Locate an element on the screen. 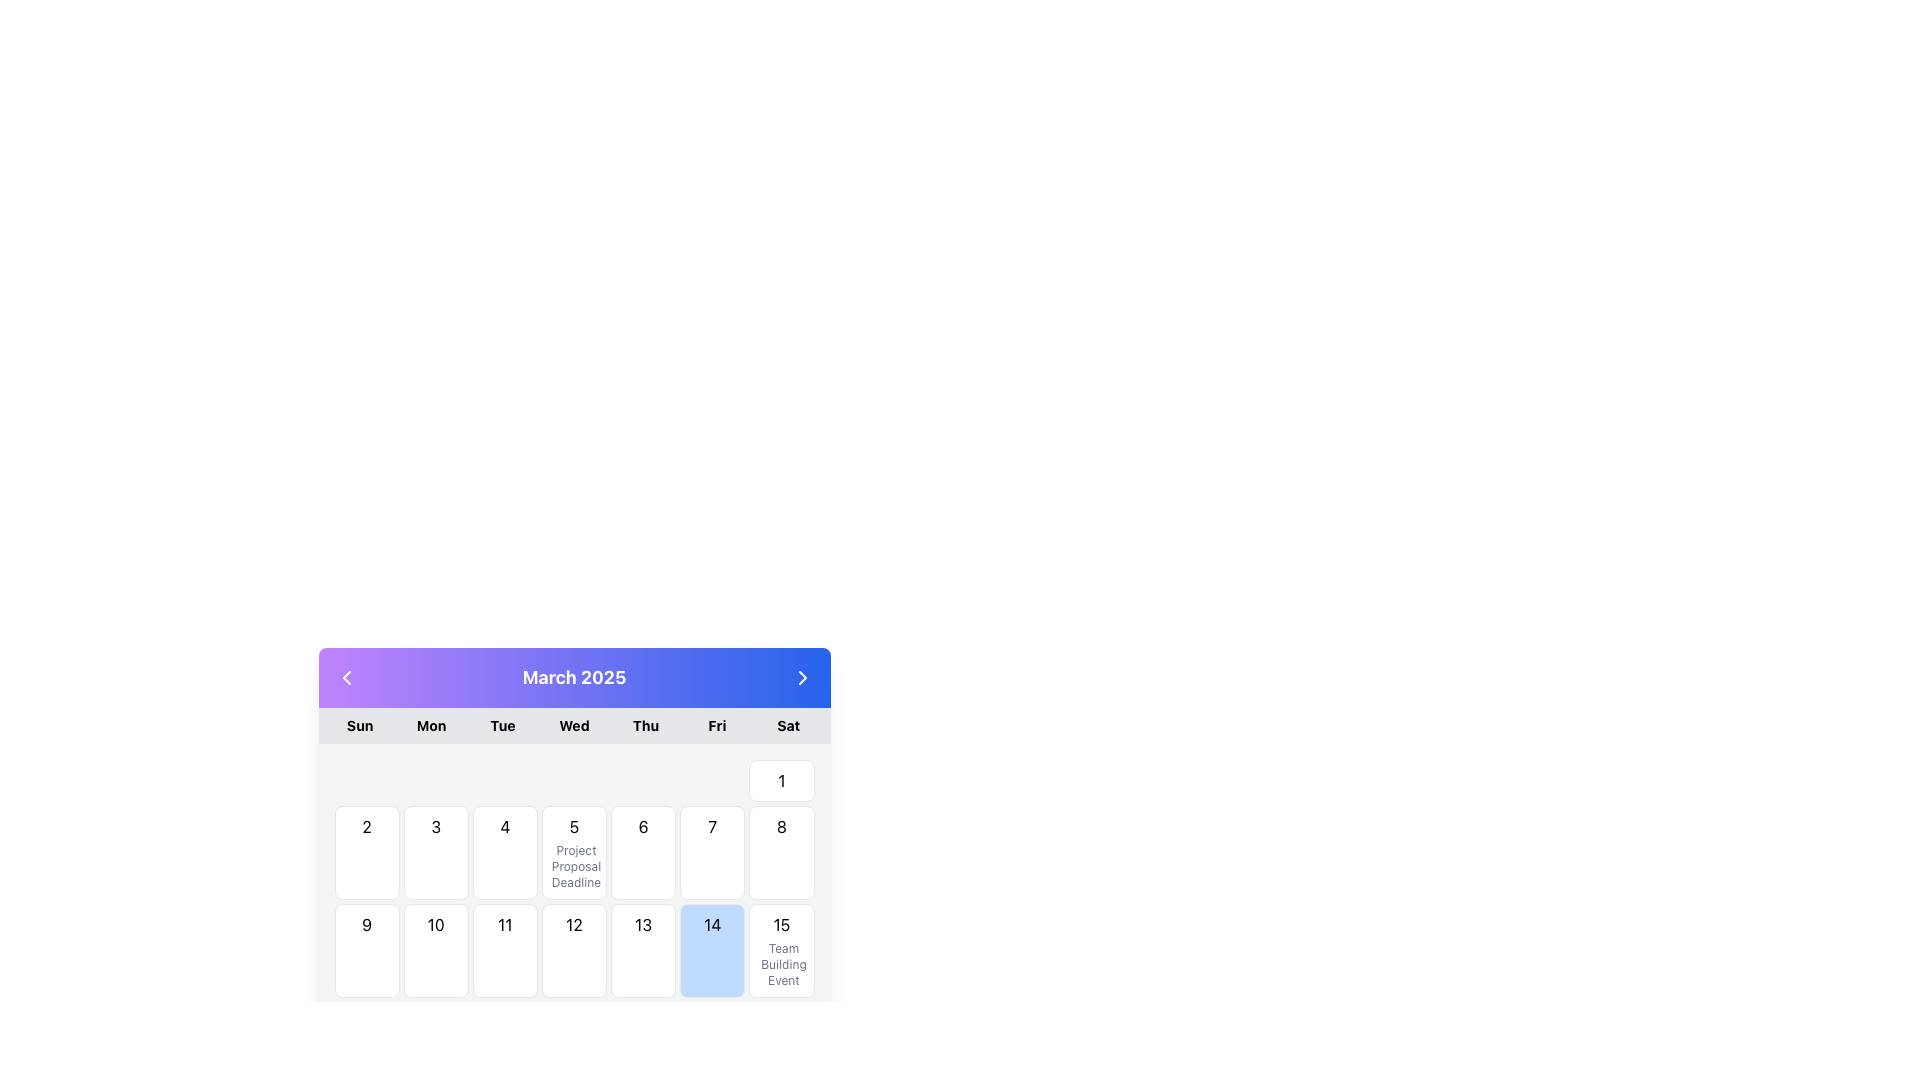 This screenshot has height=1080, width=1920. the bold text label displaying 'Tue', which is the third day abbreviation in the header of the calendar interface is located at coordinates (503, 725).